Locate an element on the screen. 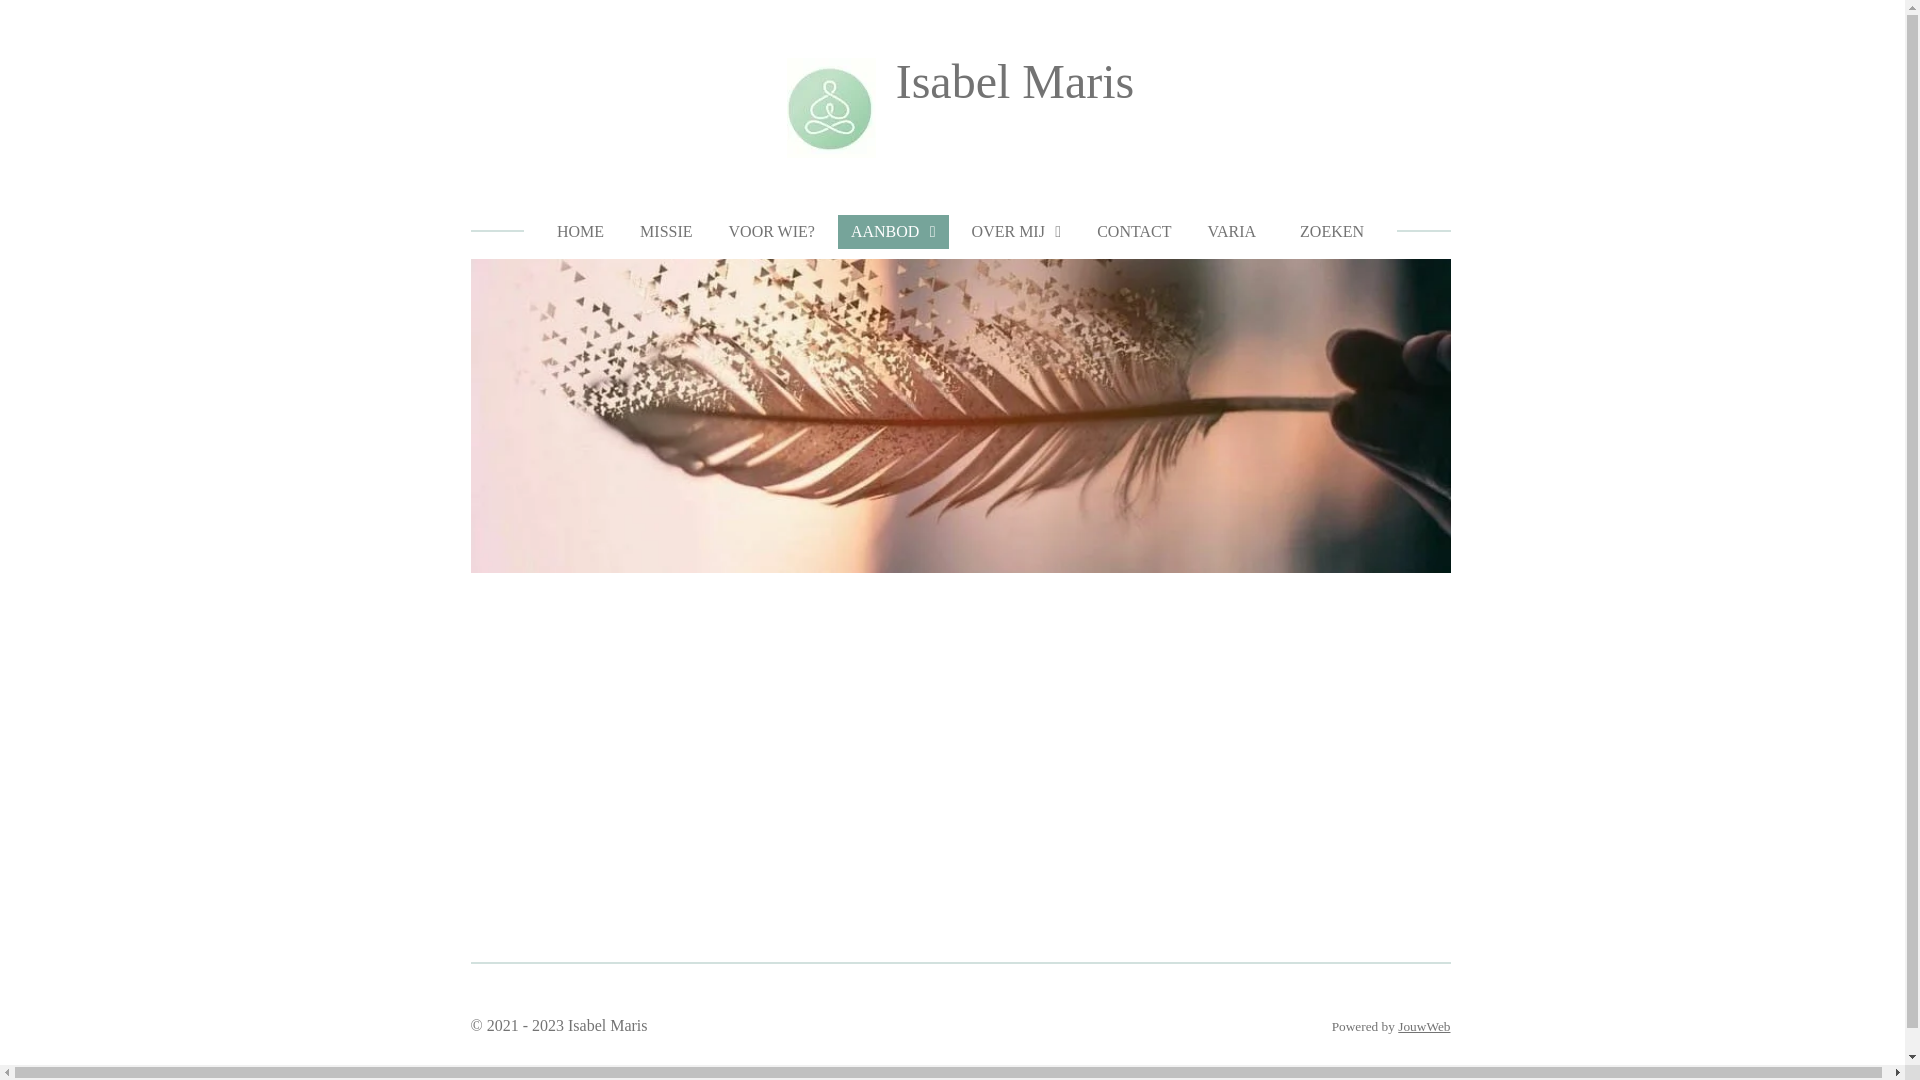 Image resolution: width=1920 pixels, height=1080 pixels. 'HOME' is located at coordinates (579, 230).